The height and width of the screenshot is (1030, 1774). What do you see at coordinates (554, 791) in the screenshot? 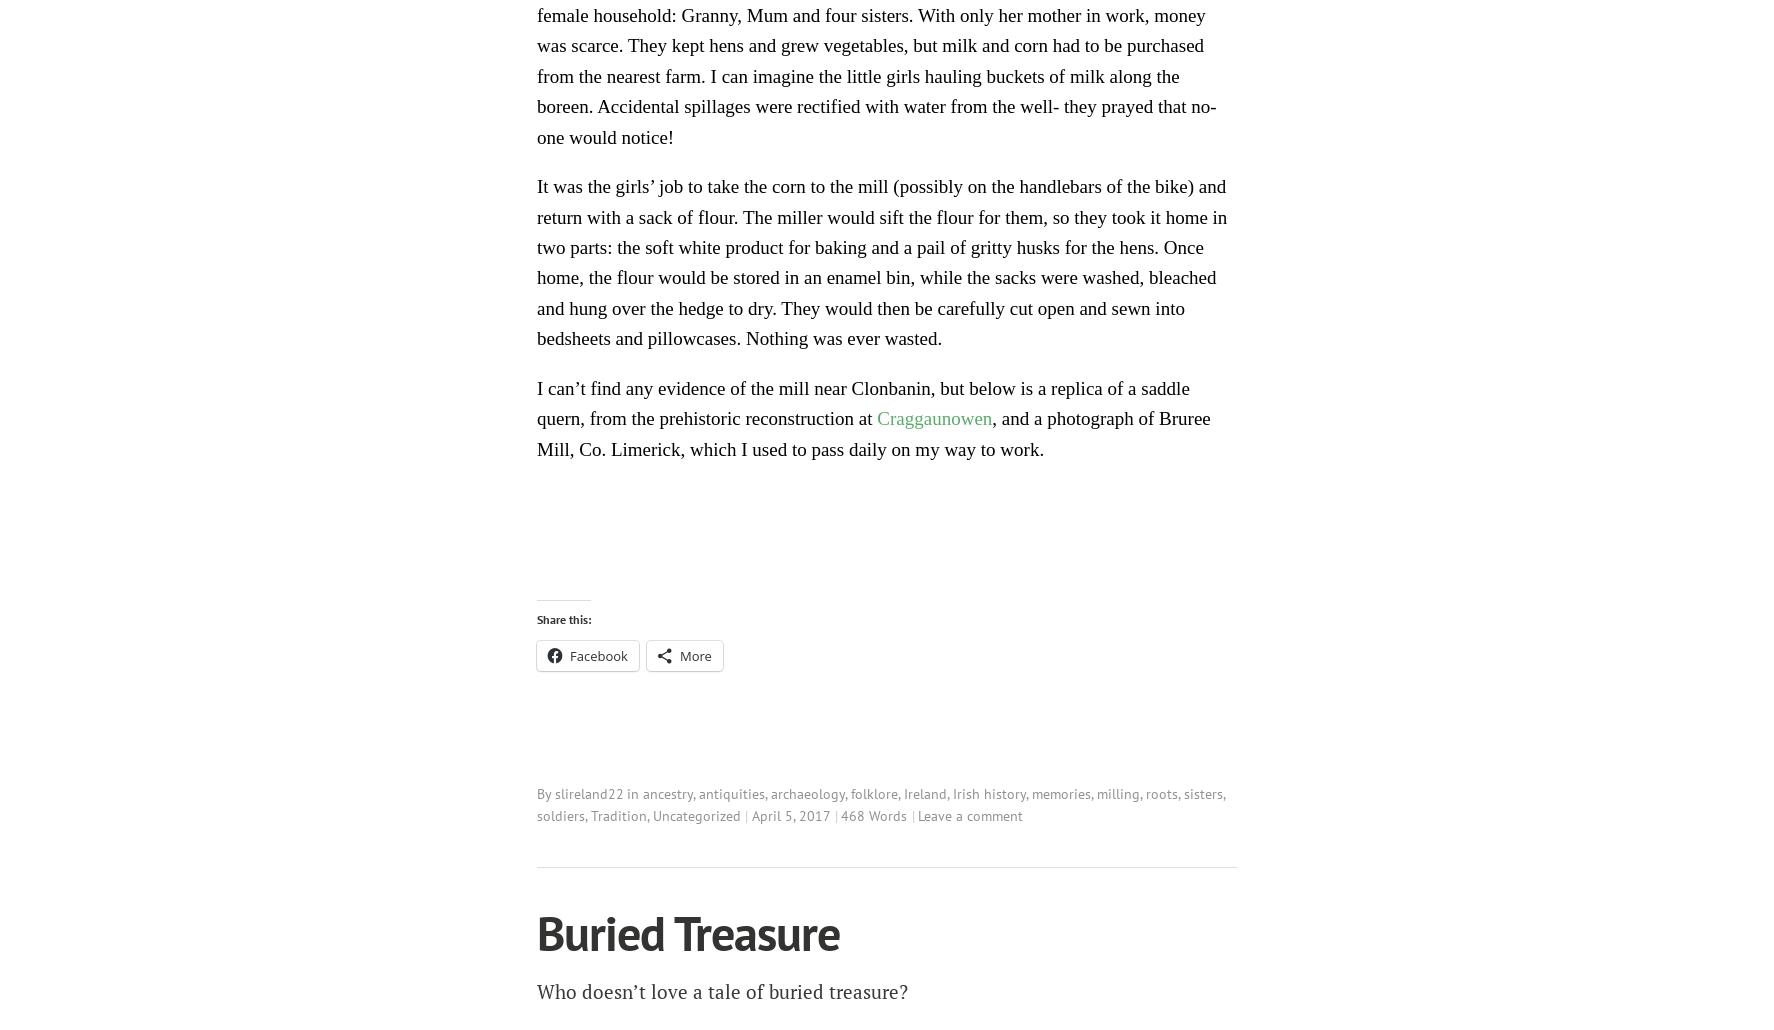
I see `'slireland22'` at bounding box center [554, 791].